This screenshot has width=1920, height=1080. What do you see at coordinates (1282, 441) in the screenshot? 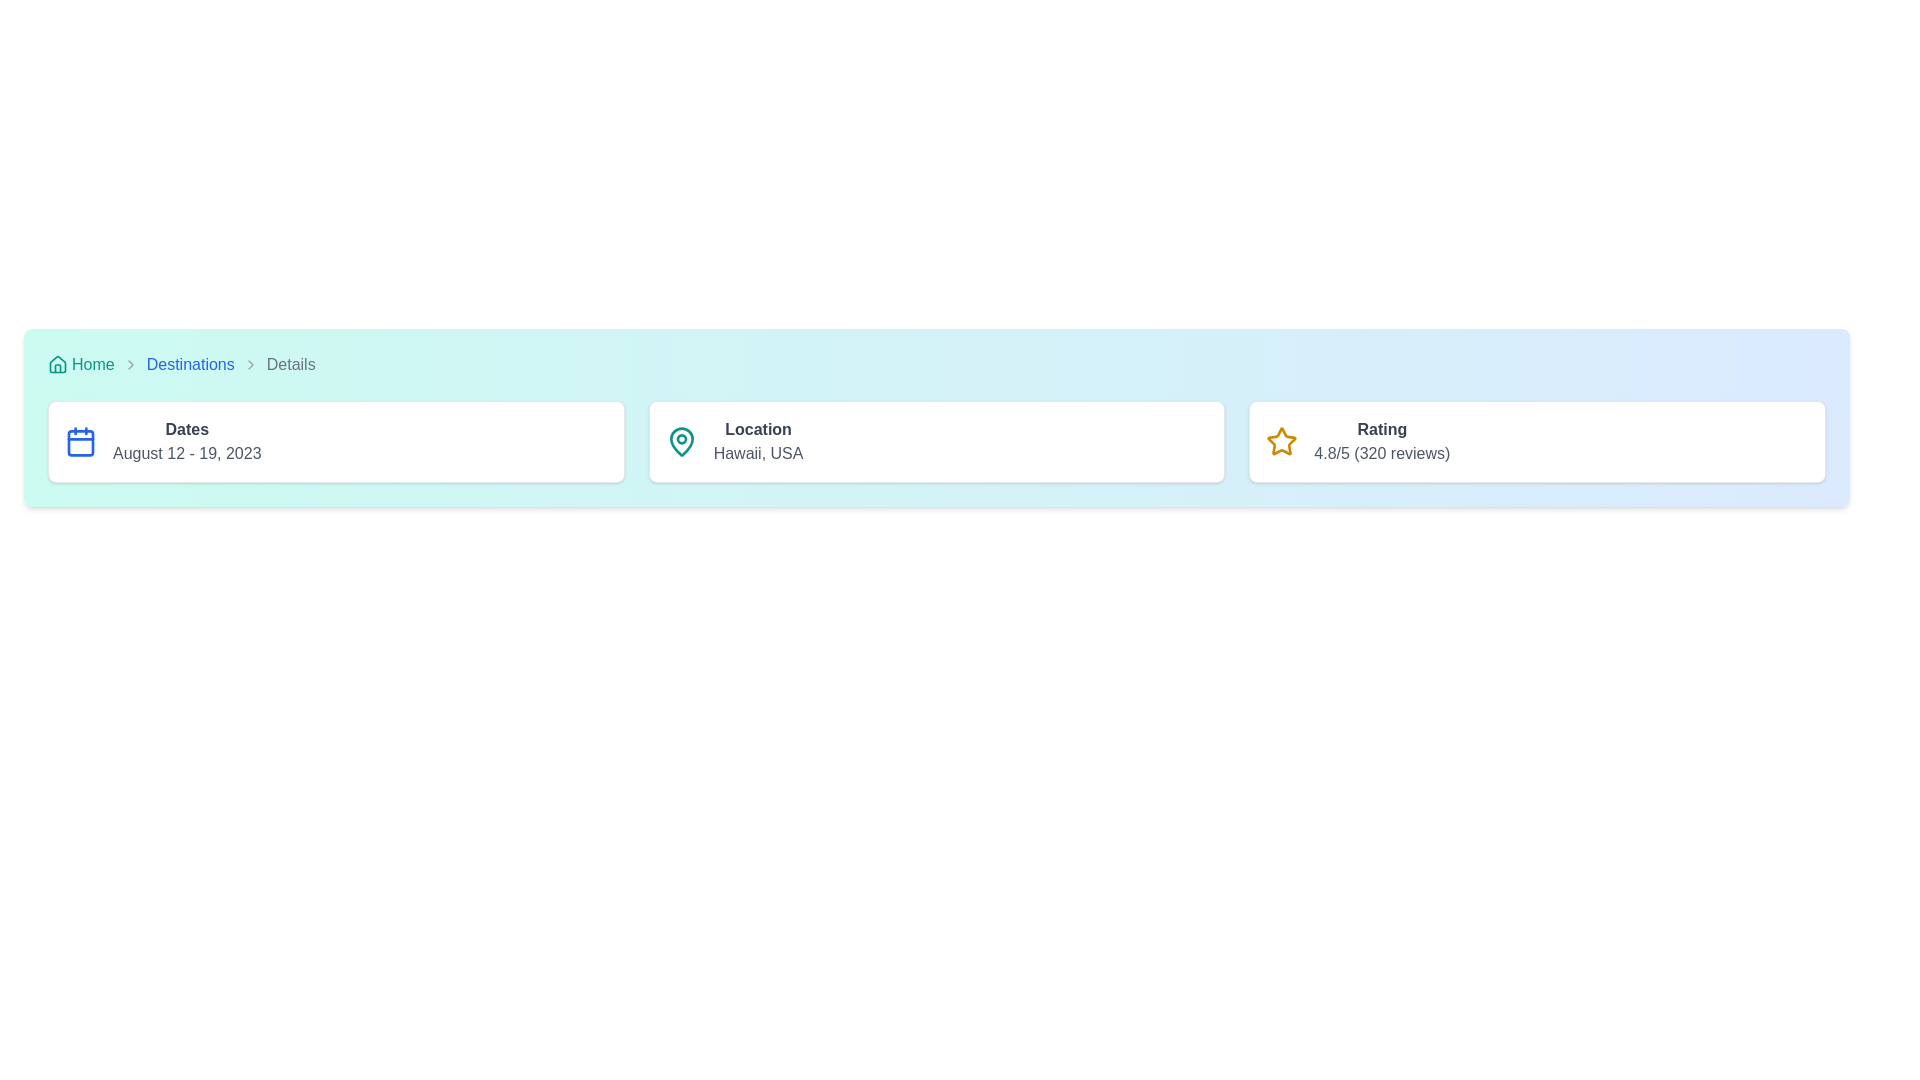
I see `the yellow star icon with a hollow center, located at the leftmost position inside the rating card displaying '4.8/5 (320 reviews)'` at bounding box center [1282, 441].